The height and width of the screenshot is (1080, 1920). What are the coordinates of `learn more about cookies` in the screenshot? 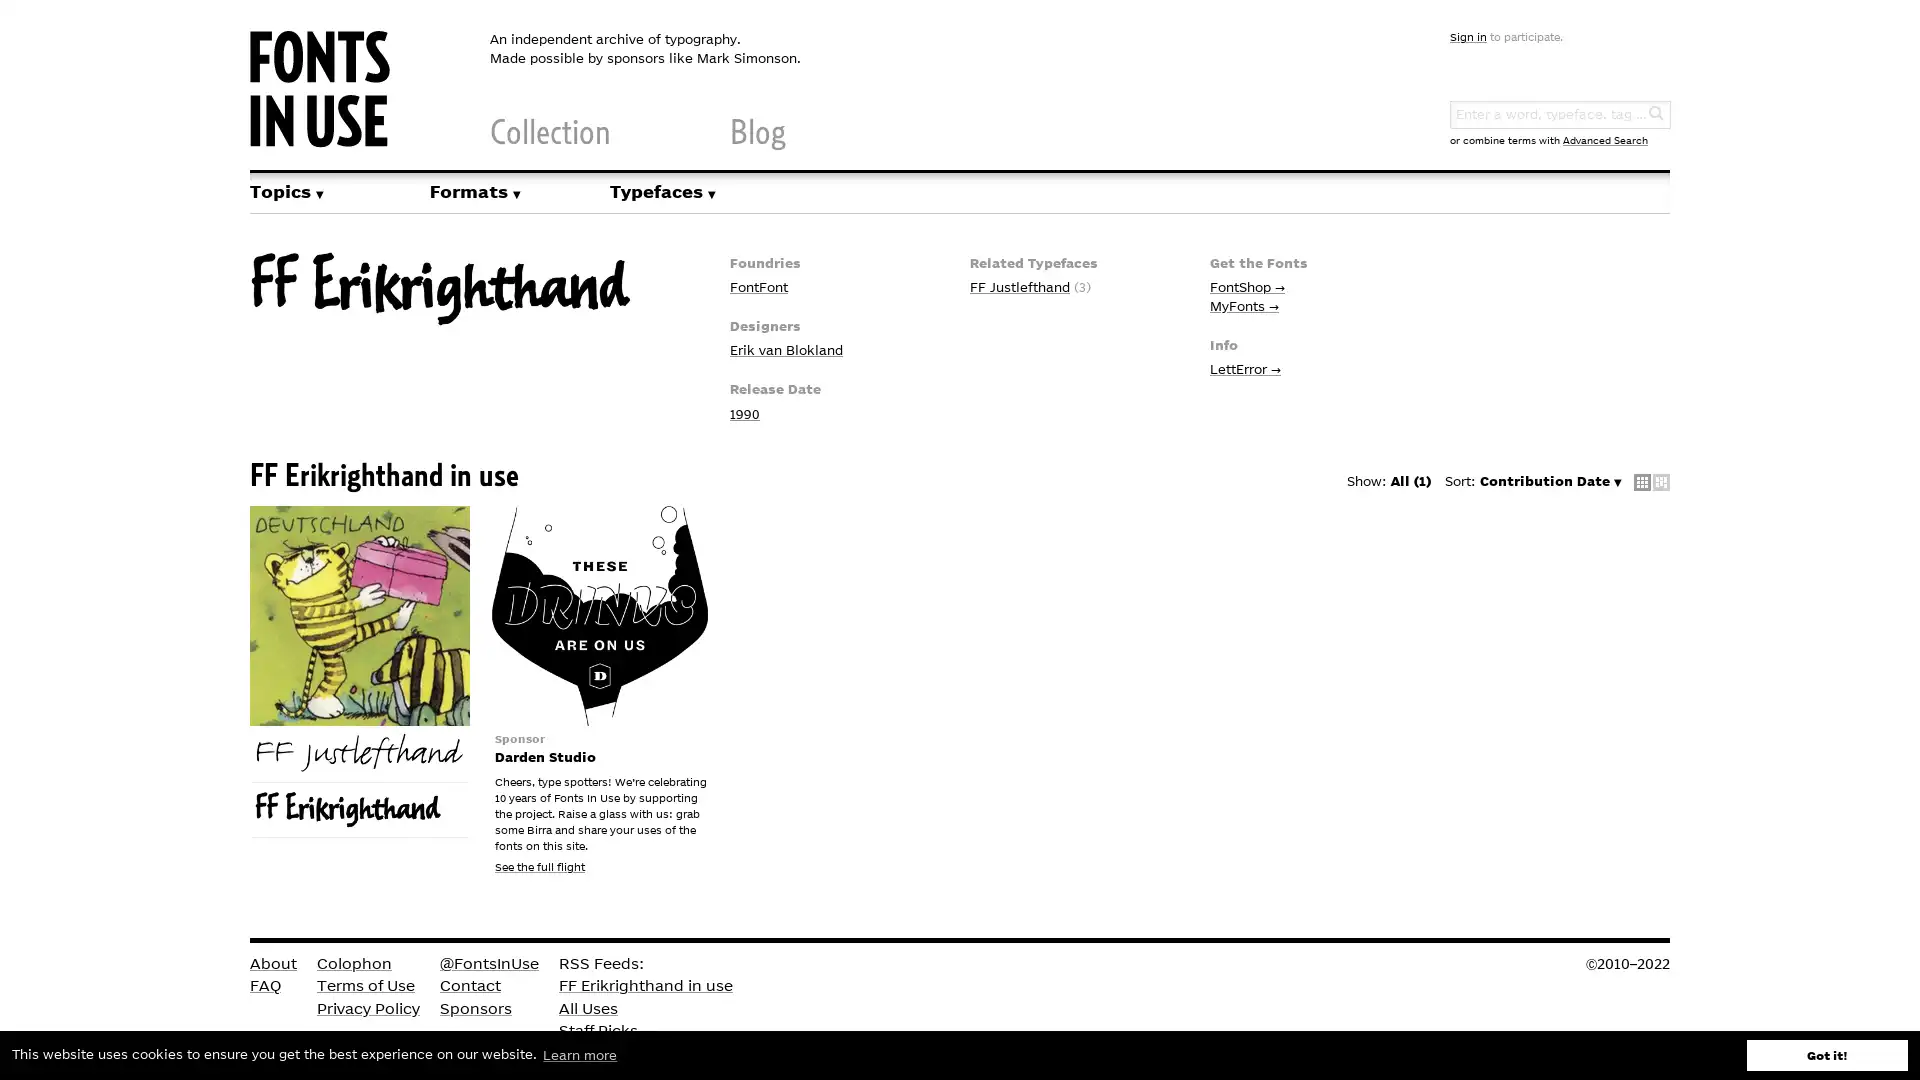 It's located at (579, 1054).